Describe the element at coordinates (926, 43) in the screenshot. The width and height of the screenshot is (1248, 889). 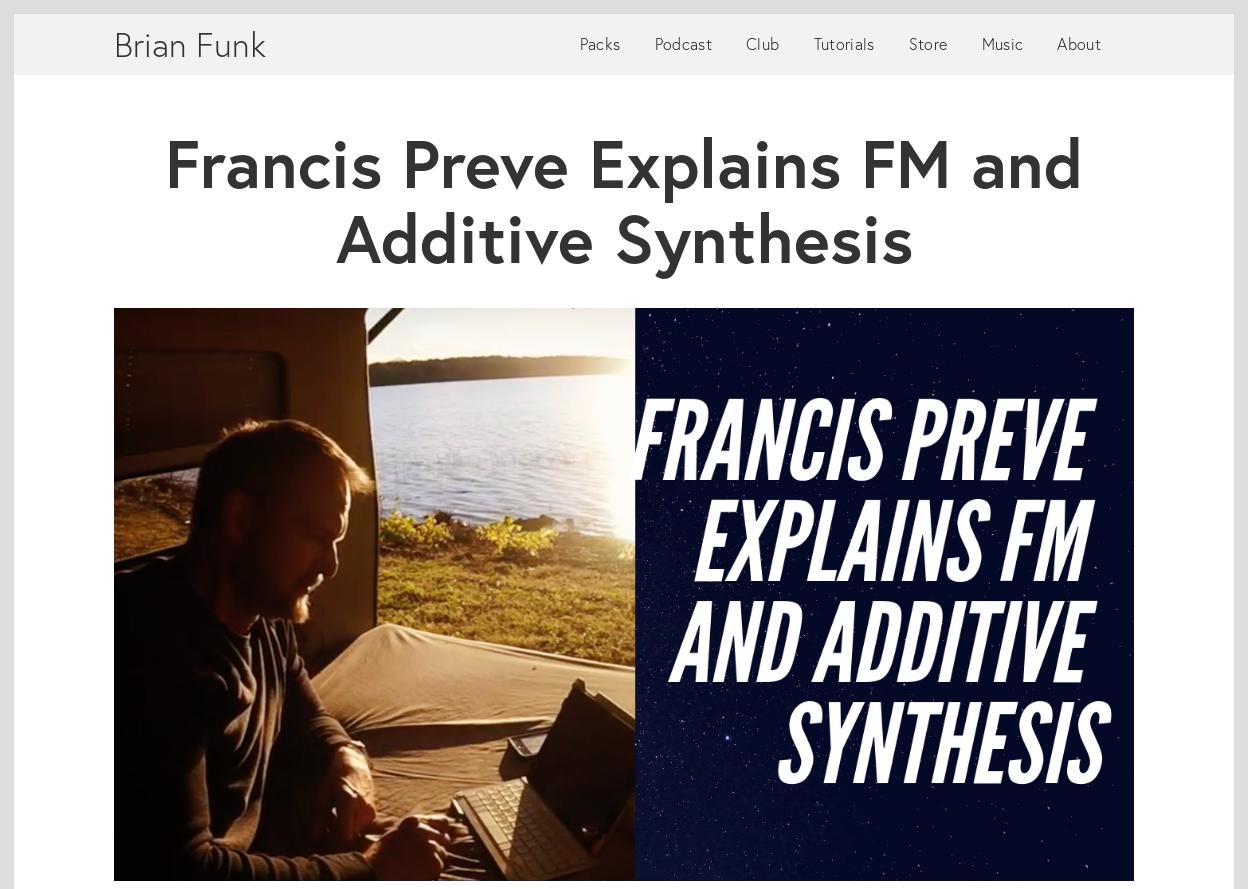
I see `'Store'` at that location.